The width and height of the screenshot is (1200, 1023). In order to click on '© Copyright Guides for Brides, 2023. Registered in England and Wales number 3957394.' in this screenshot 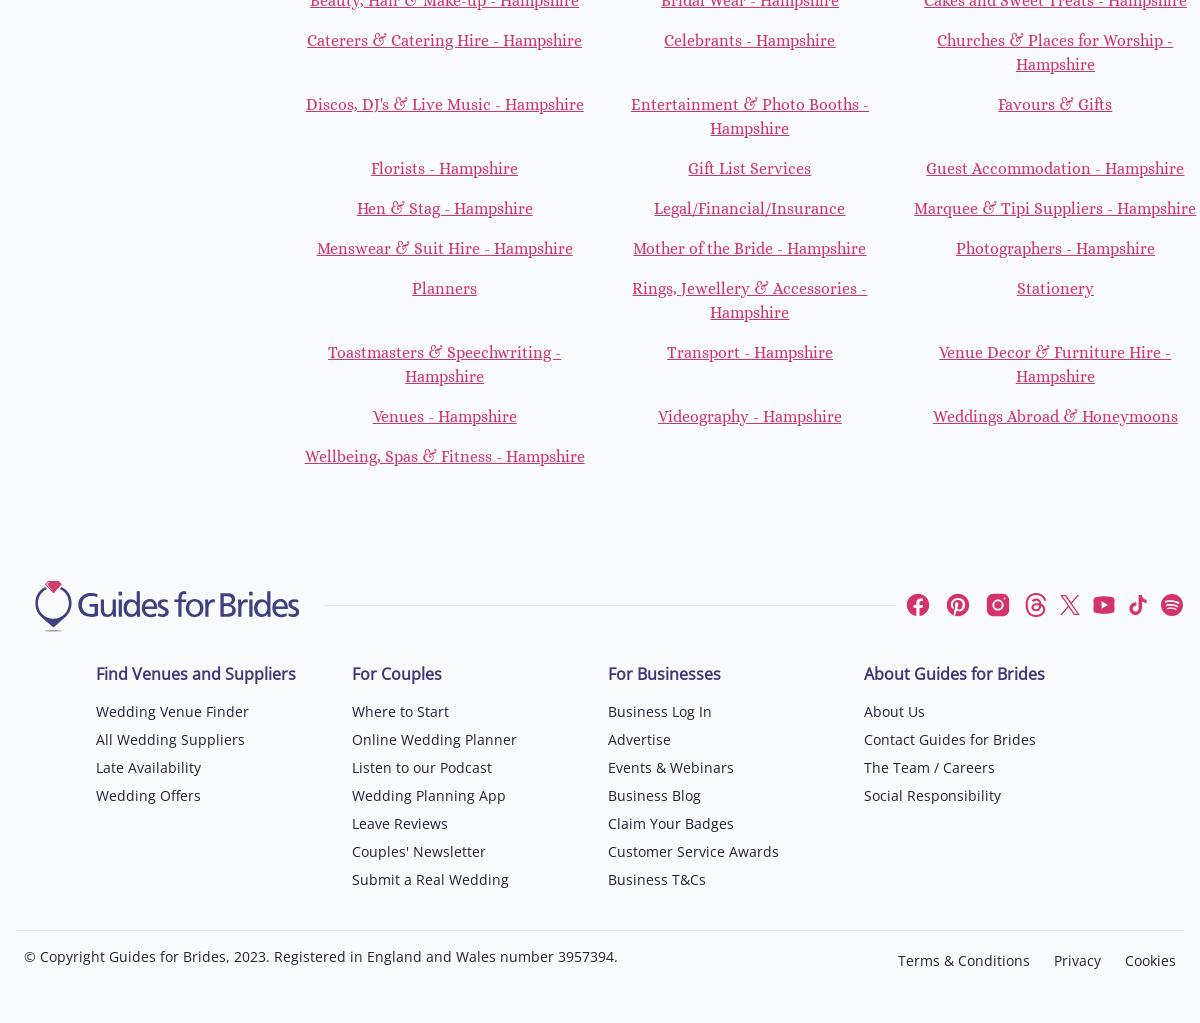, I will do `click(321, 955)`.